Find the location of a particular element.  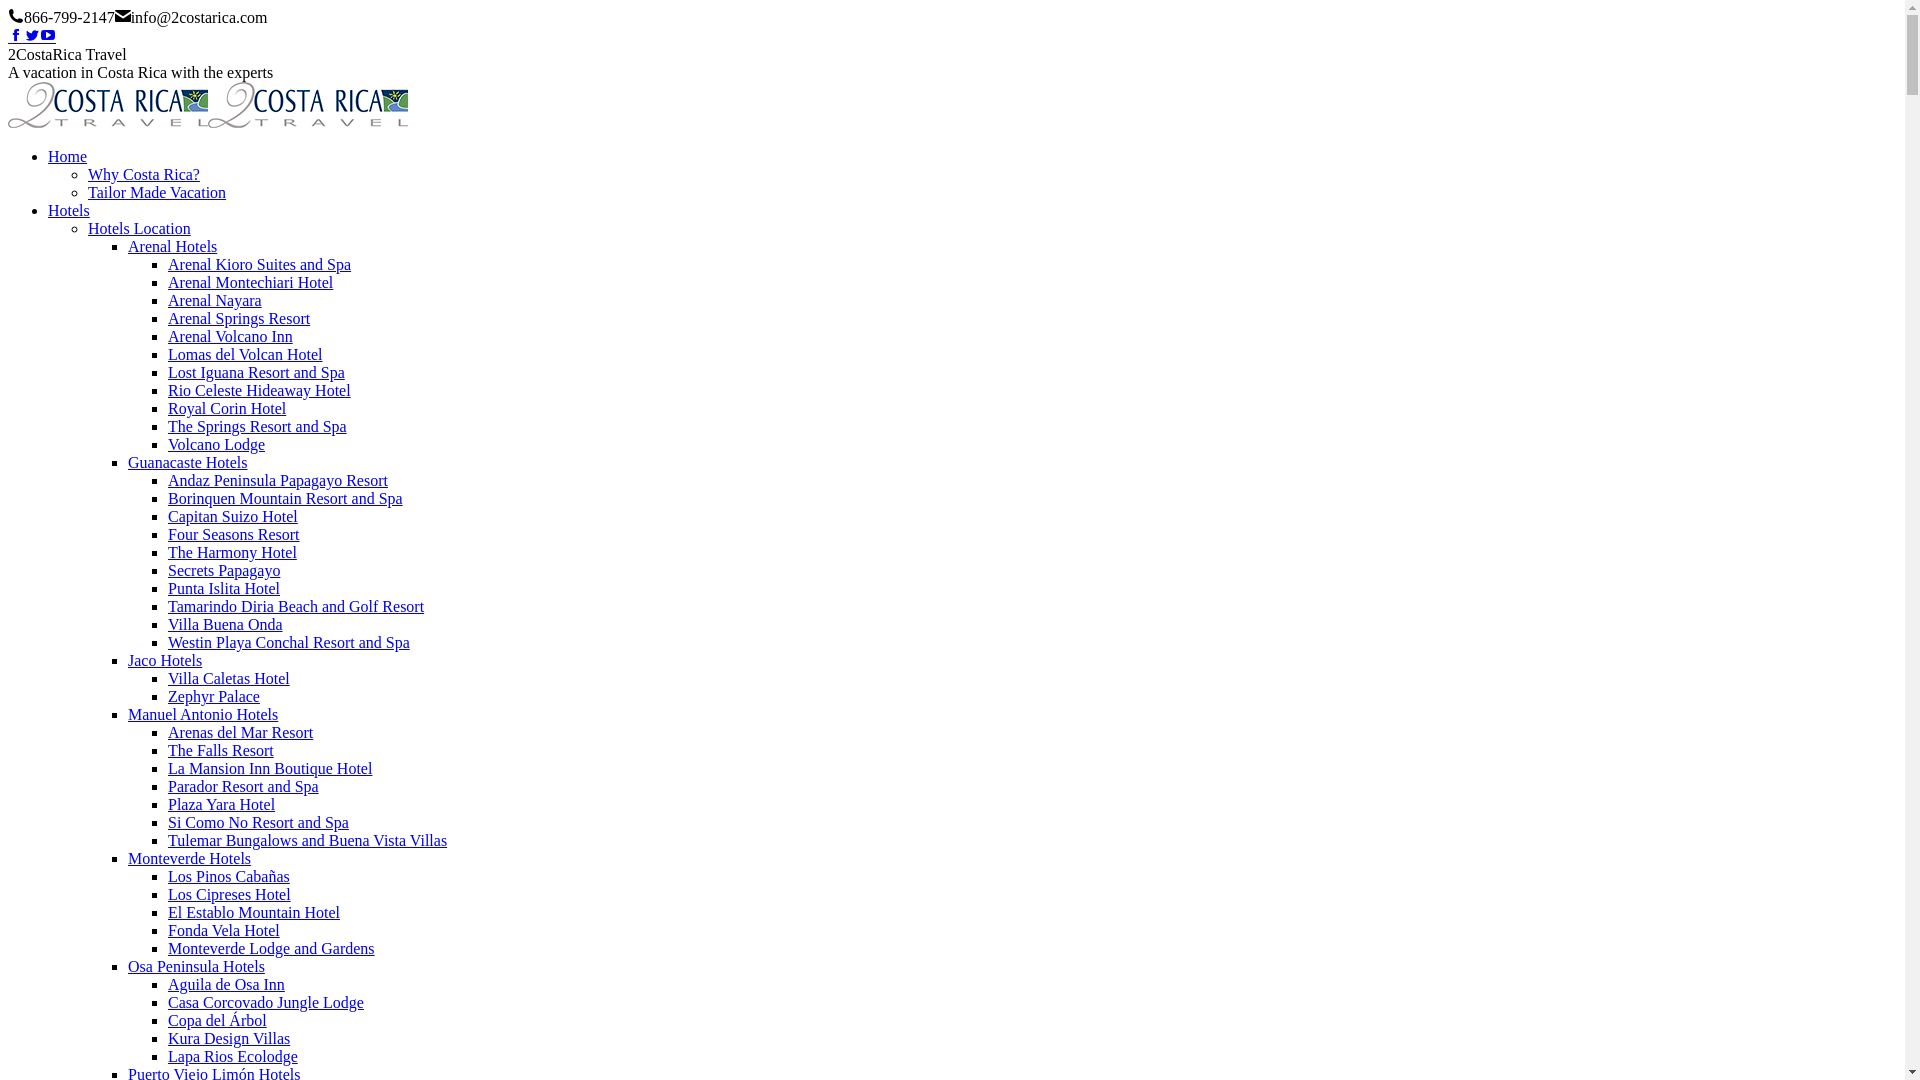

'Home' is located at coordinates (67, 155).